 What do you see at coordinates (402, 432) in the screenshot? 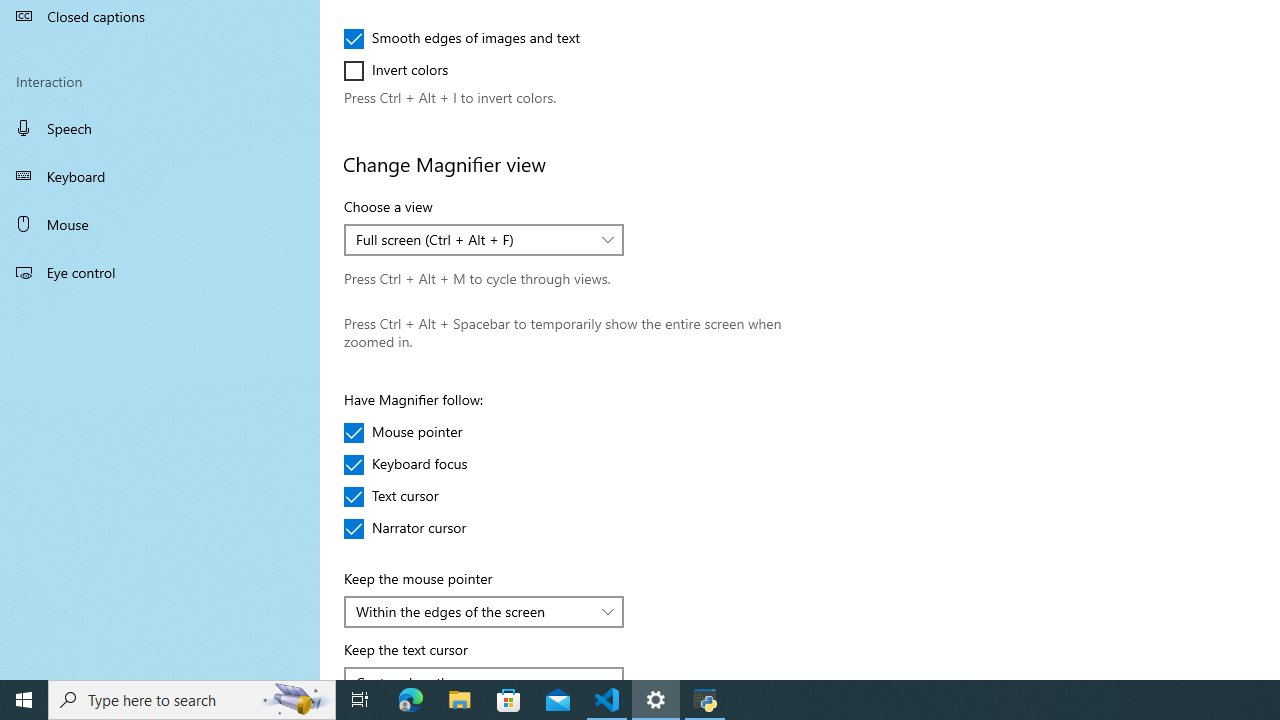
I see `'Mouse pointer'` at bounding box center [402, 432].